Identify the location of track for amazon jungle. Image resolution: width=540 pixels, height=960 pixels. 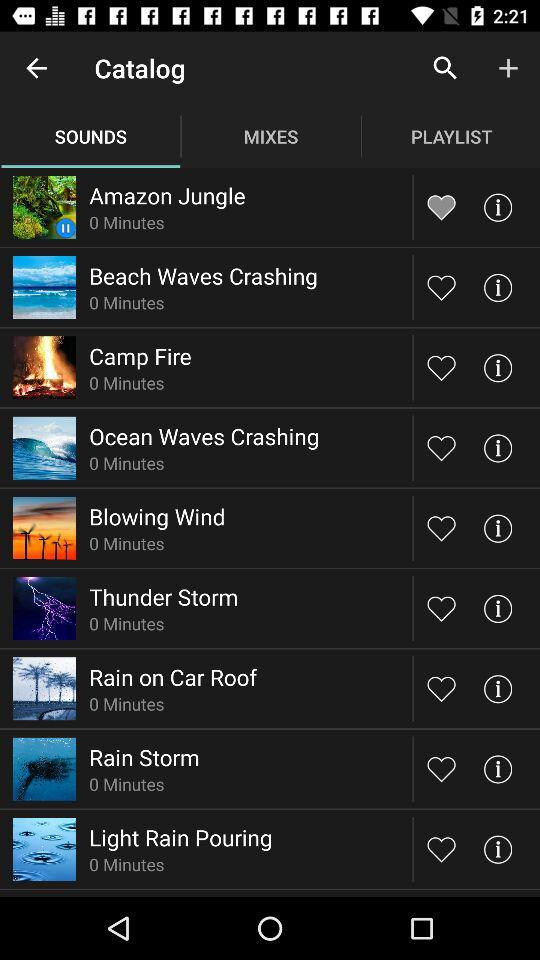
(441, 207).